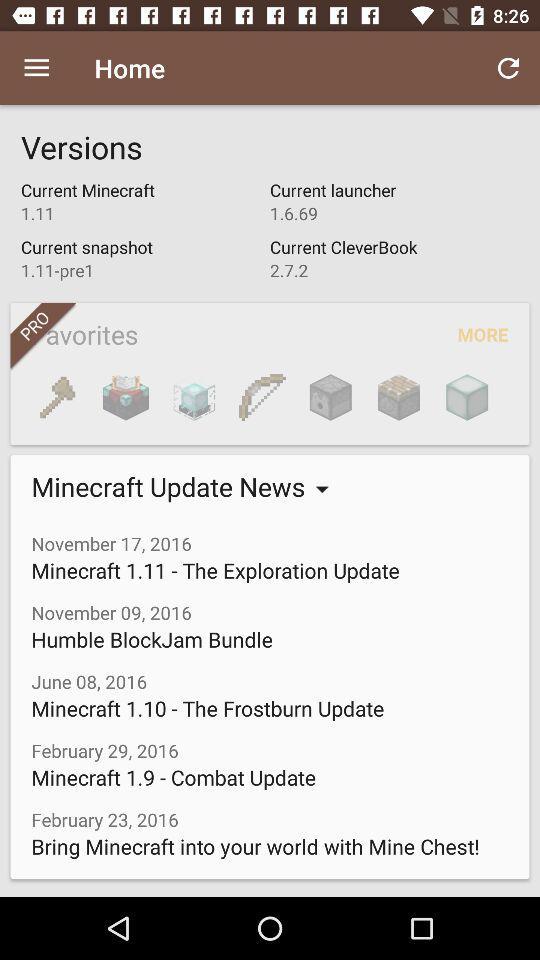  What do you see at coordinates (508, 68) in the screenshot?
I see `the icon at the top right of the page` at bounding box center [508, 68].